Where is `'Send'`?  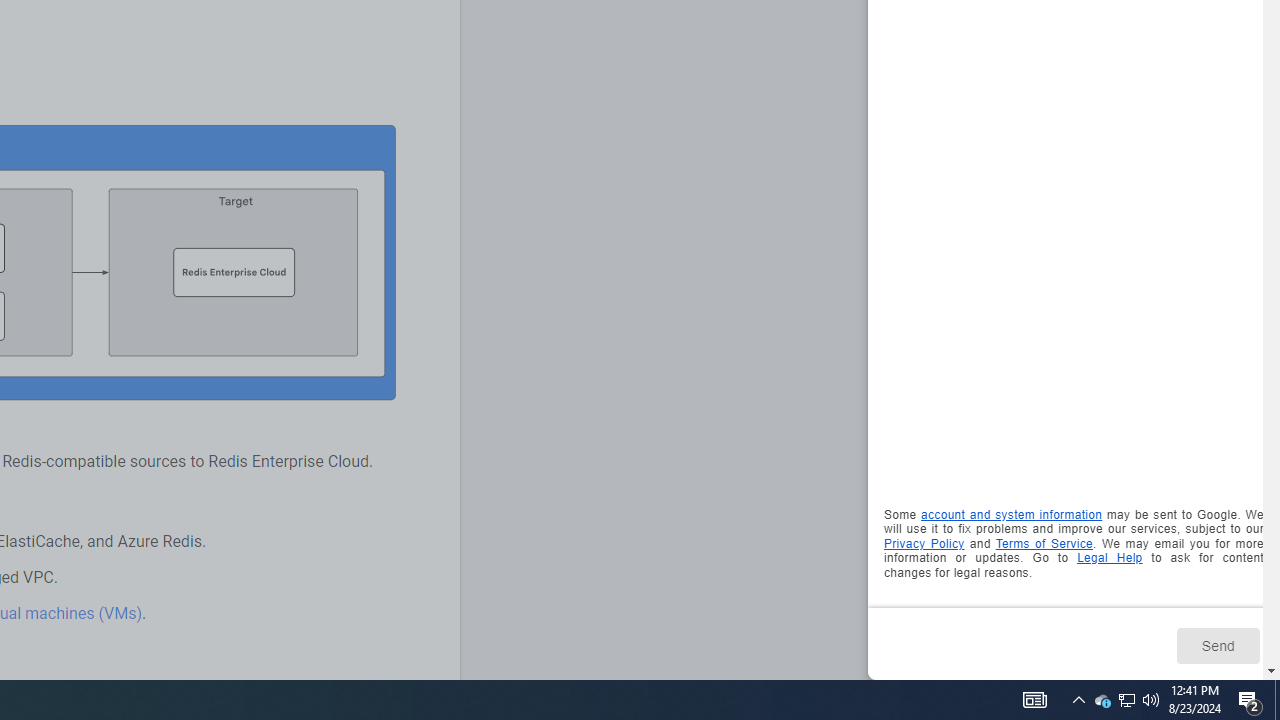
'Send' is located at coordinates (1216, 645).